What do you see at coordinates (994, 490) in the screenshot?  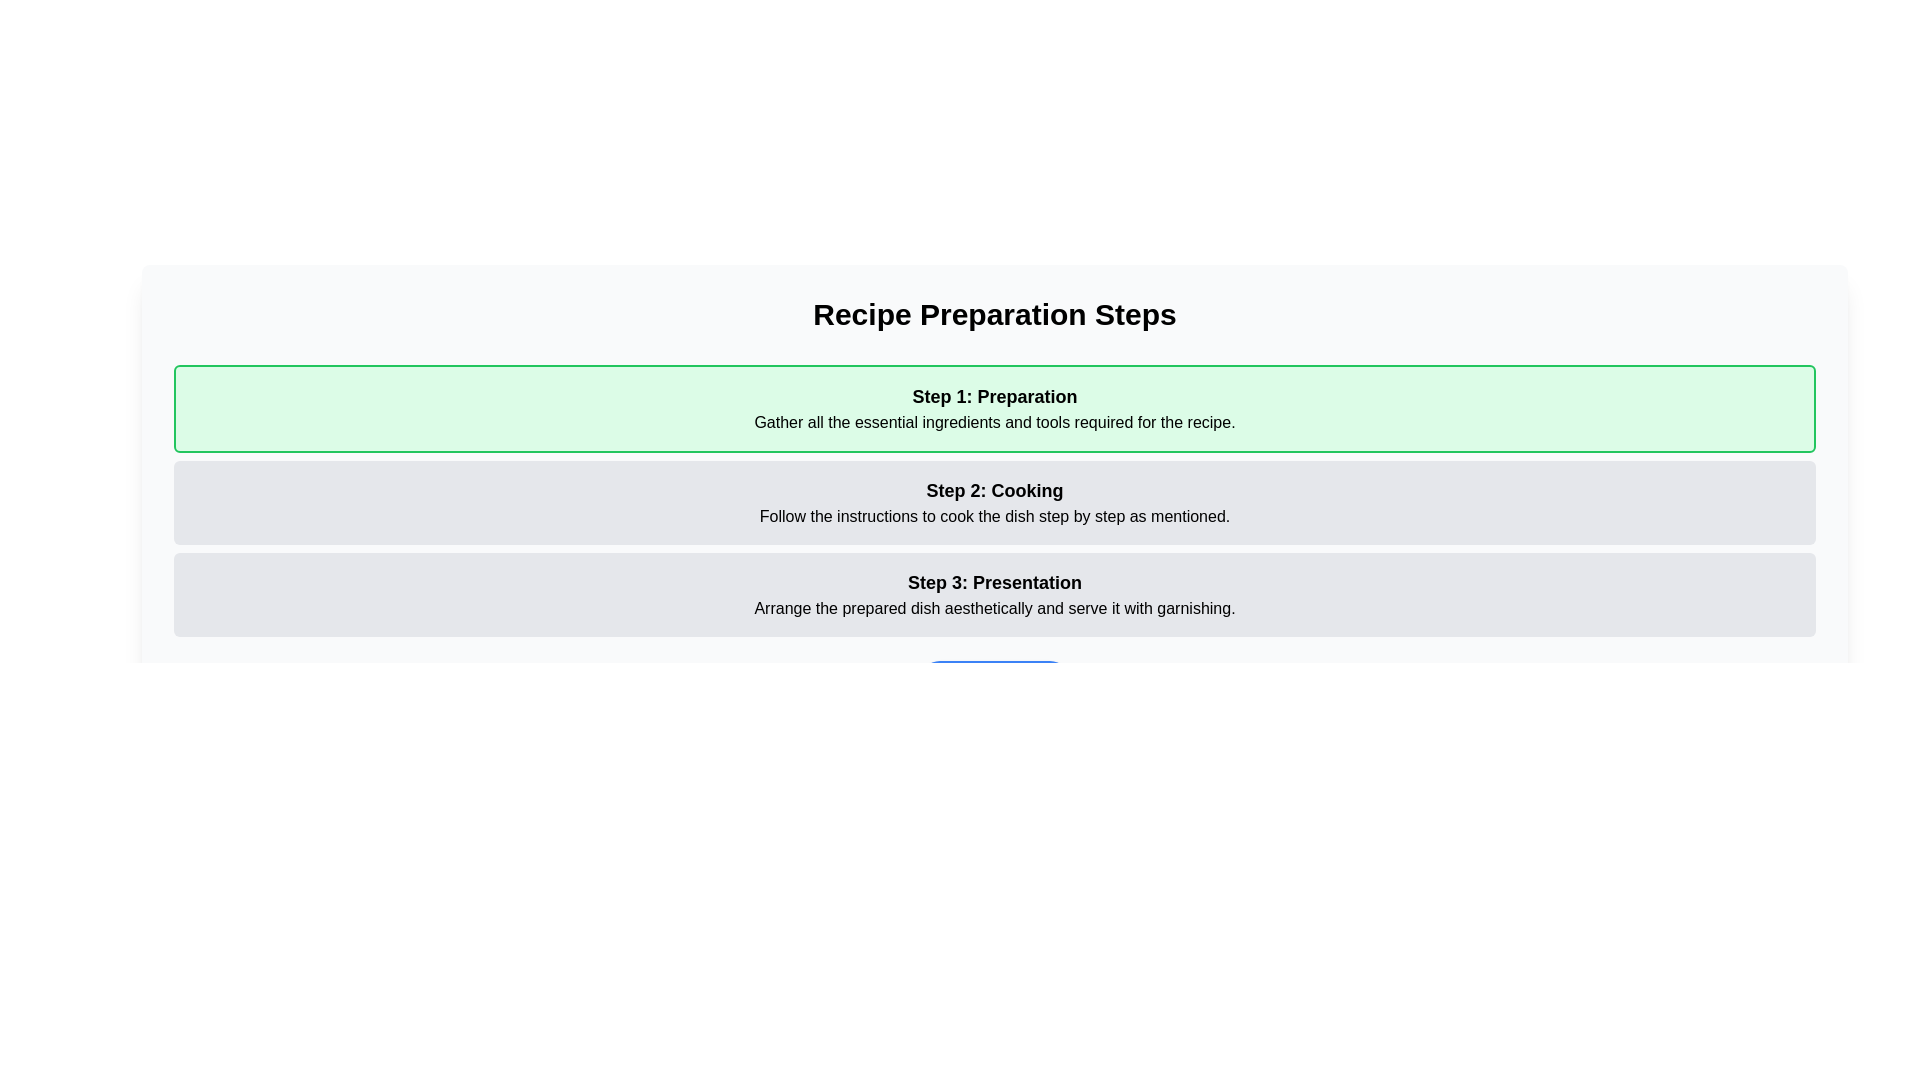 I see `the 'Cooking' phase heading located in the light gray section labeled 'Step 2', which is positioned above the subtitle for cooking instructions` at bounding box center [994, 490].